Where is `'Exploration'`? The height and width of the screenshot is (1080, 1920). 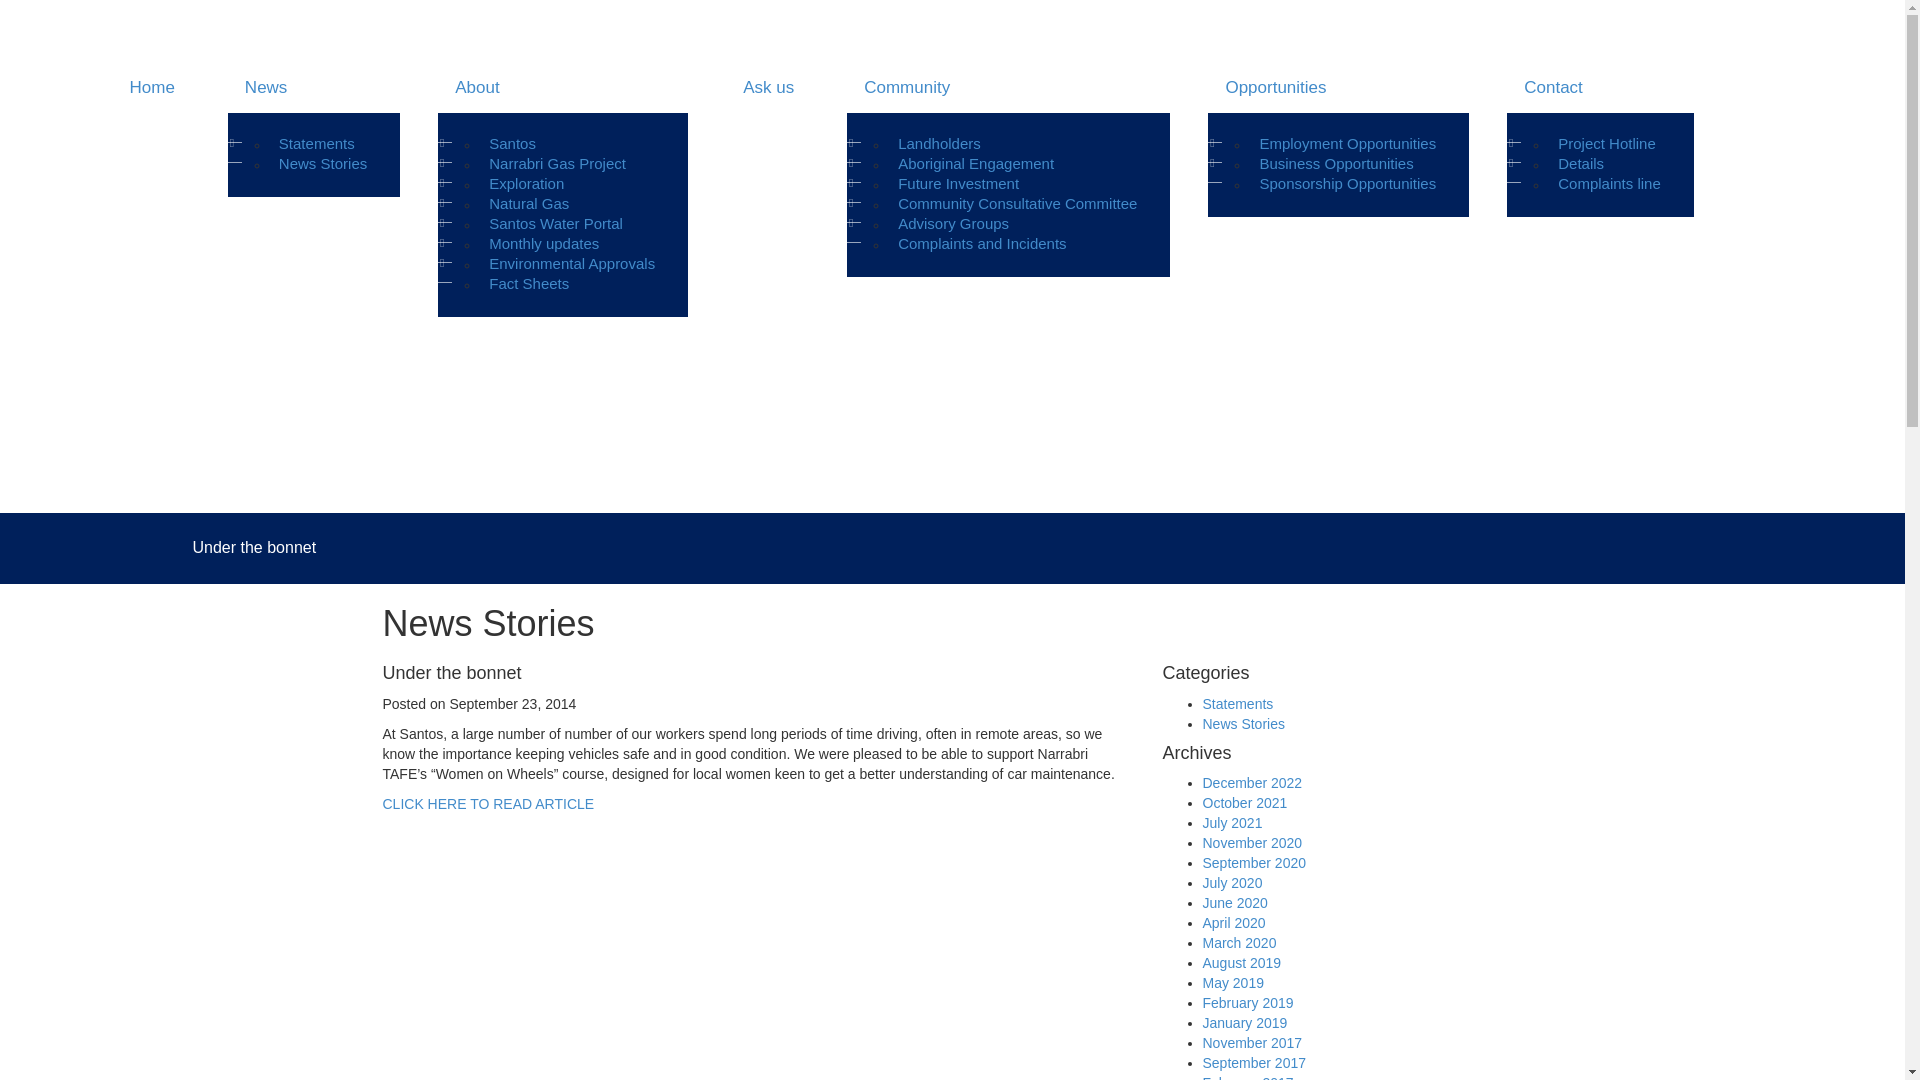 'Exploration' is located at coordinates (526, 184).